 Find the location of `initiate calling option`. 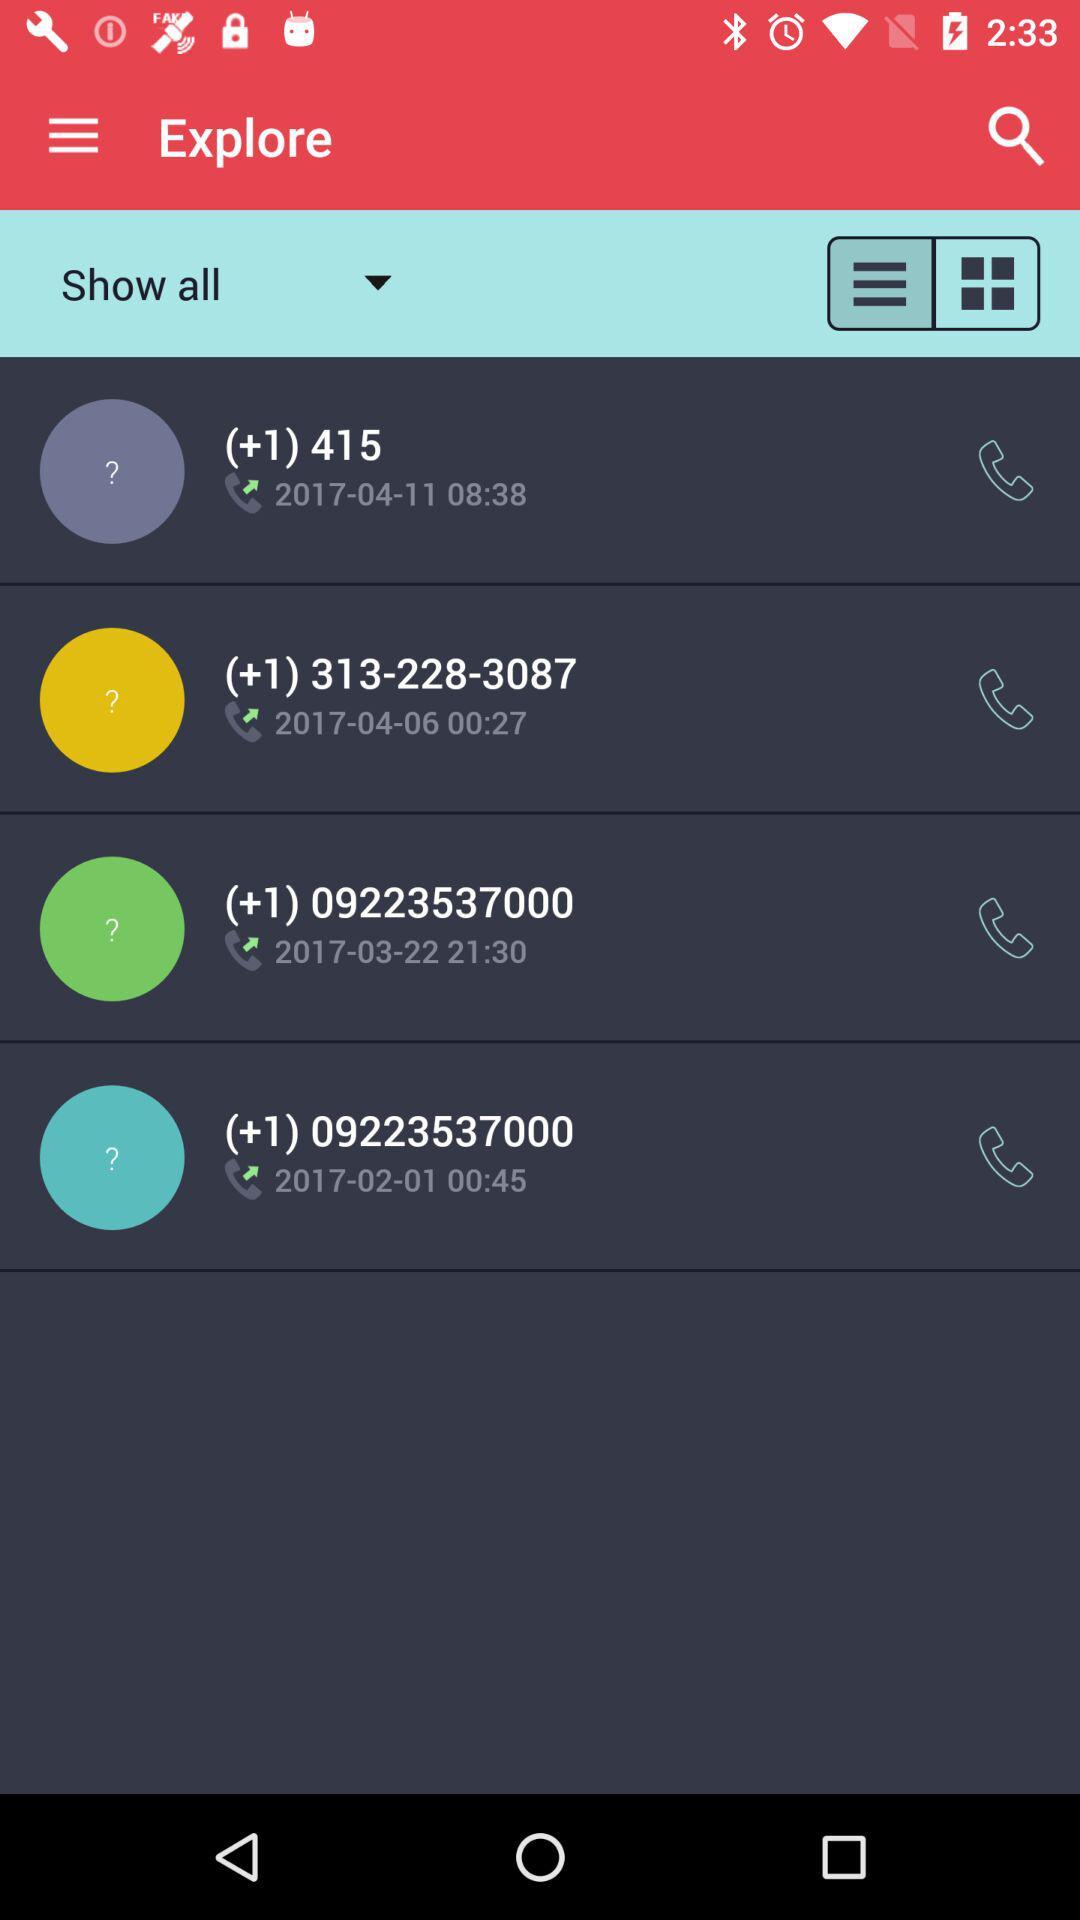

initiate calling option is located at coordinates (1006, 699).